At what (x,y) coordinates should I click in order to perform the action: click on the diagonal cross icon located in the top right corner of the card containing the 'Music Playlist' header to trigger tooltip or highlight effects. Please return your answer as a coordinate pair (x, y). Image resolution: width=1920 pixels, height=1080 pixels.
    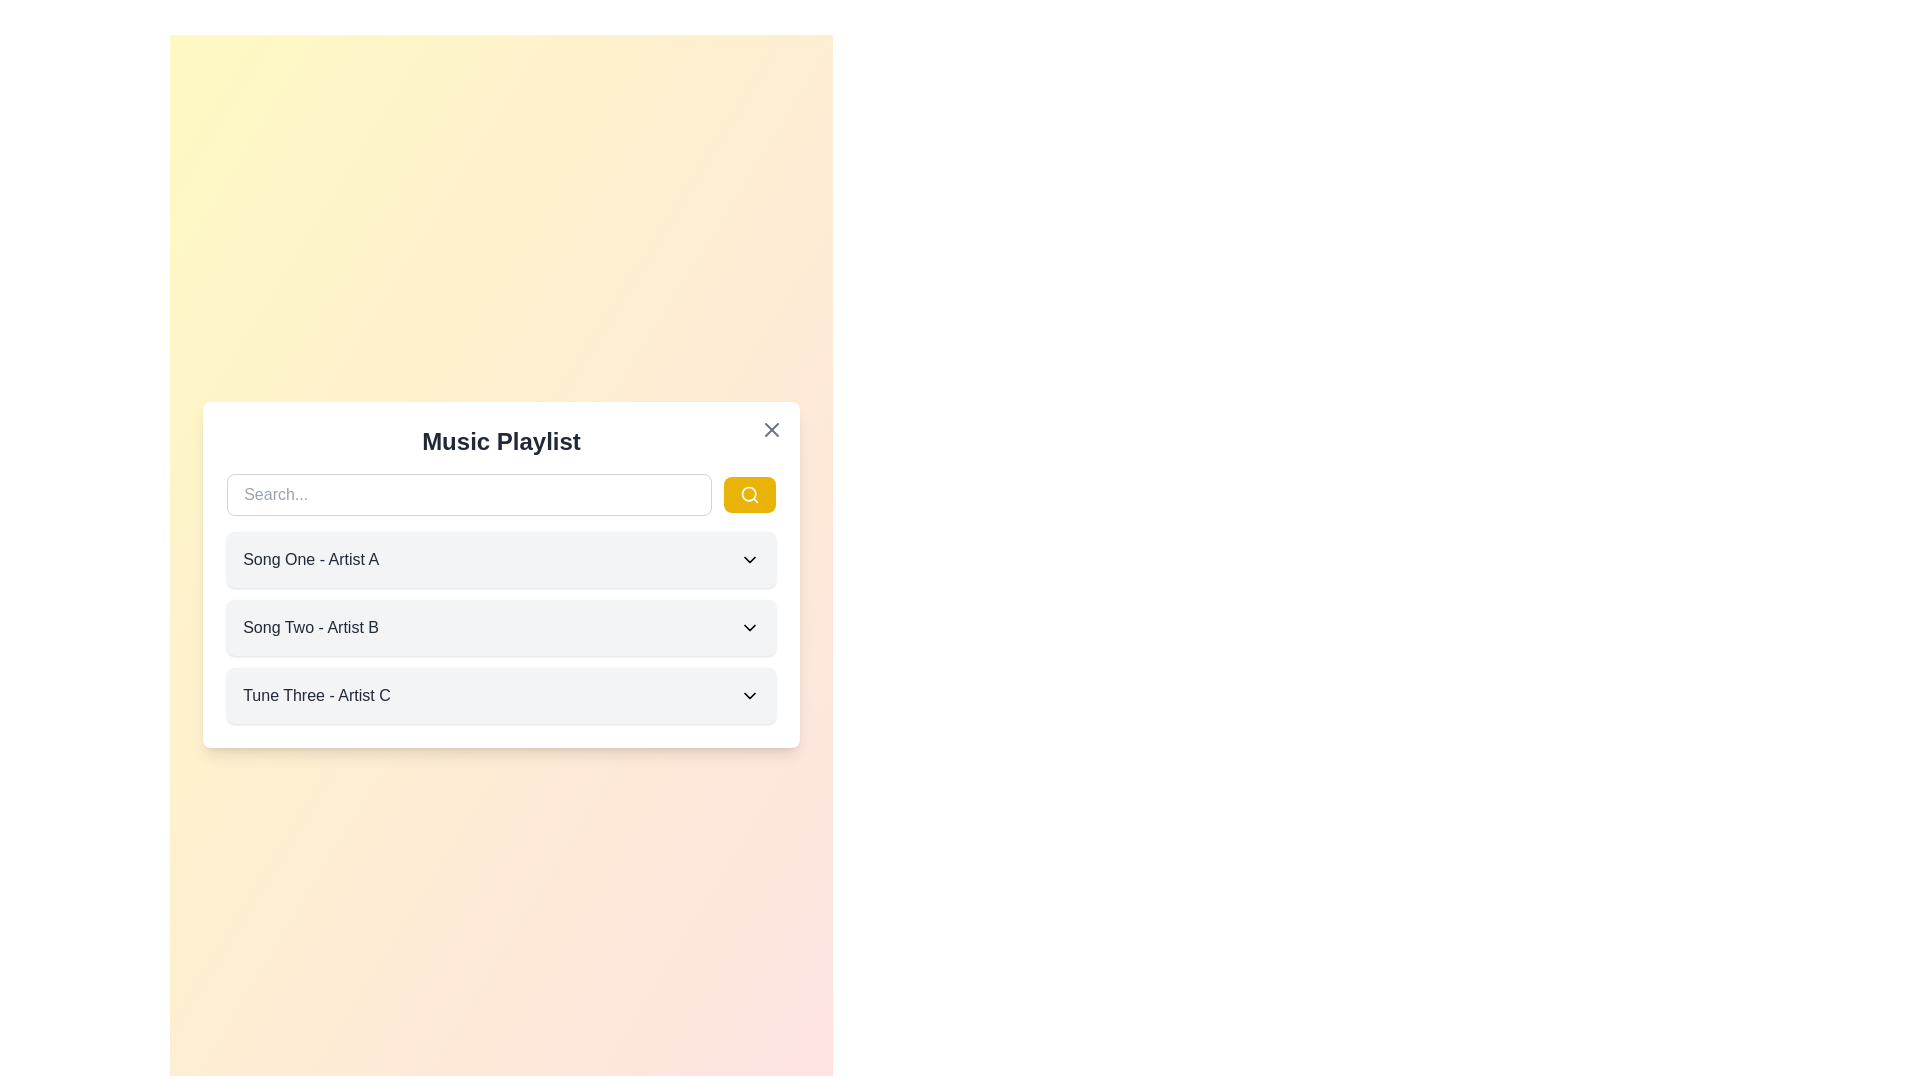
    Looking at the image, I should click on (770, 428).